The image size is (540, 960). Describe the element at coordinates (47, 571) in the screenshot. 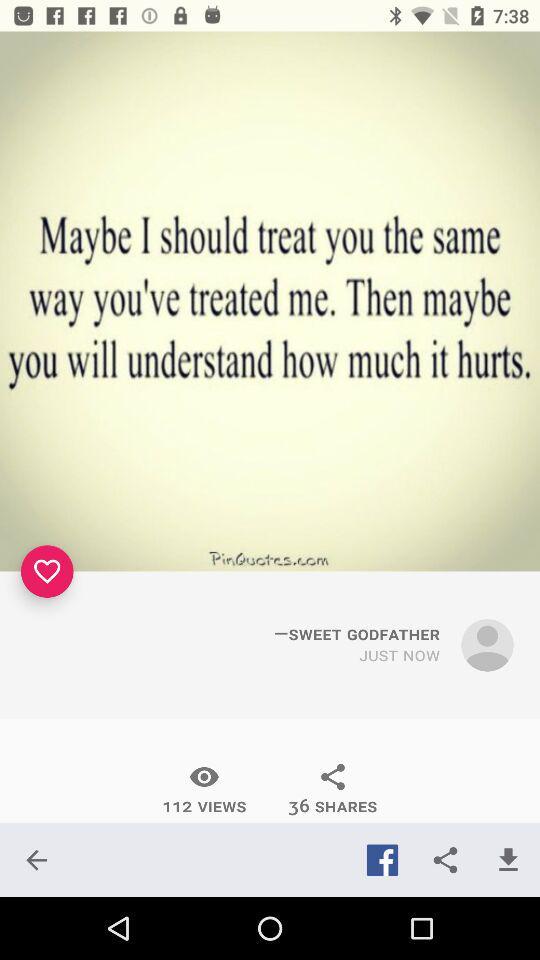

I see `like post` at that location.